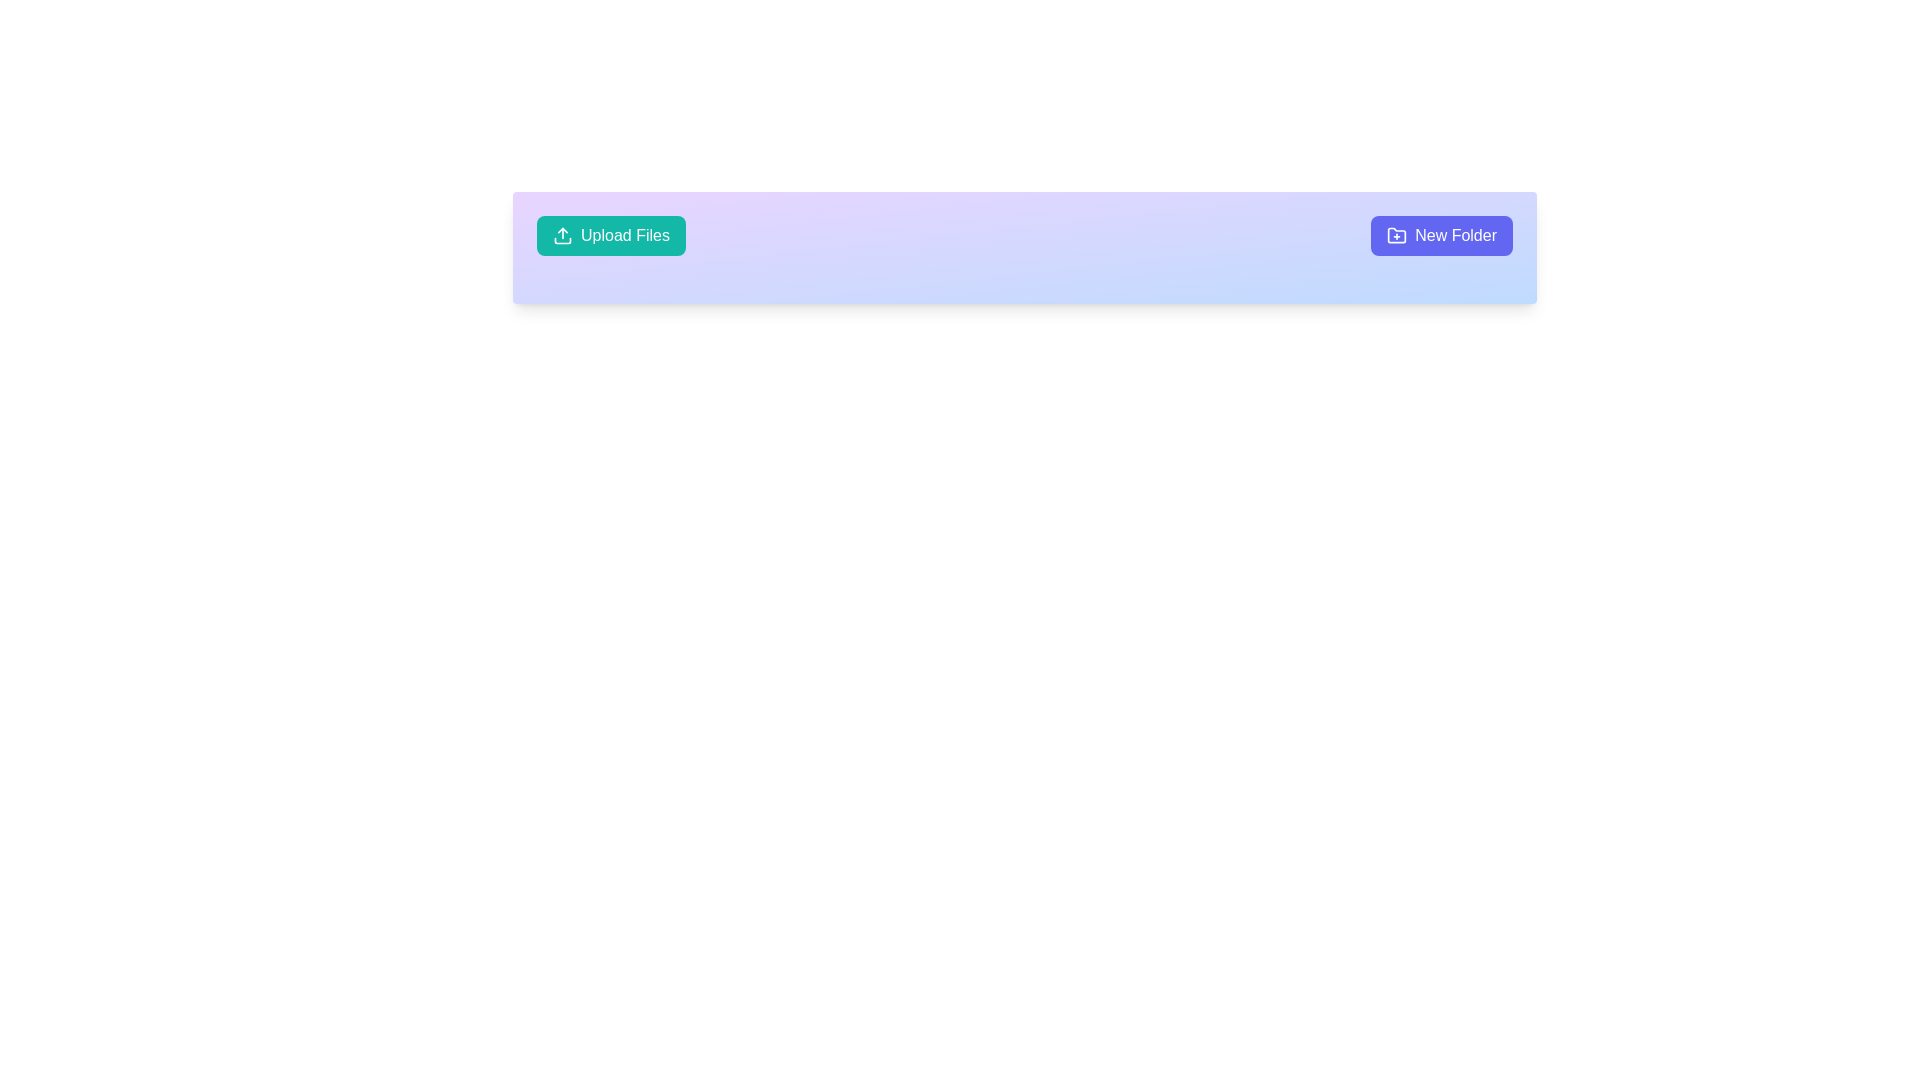 The width and height of the screenshot is (1920, 1080). Describe the element at coordinates (610, 234) in the screenshot. I see `the teal button labeled 'Upload Files' with an upload icon to initiate the file upload process` at that location.